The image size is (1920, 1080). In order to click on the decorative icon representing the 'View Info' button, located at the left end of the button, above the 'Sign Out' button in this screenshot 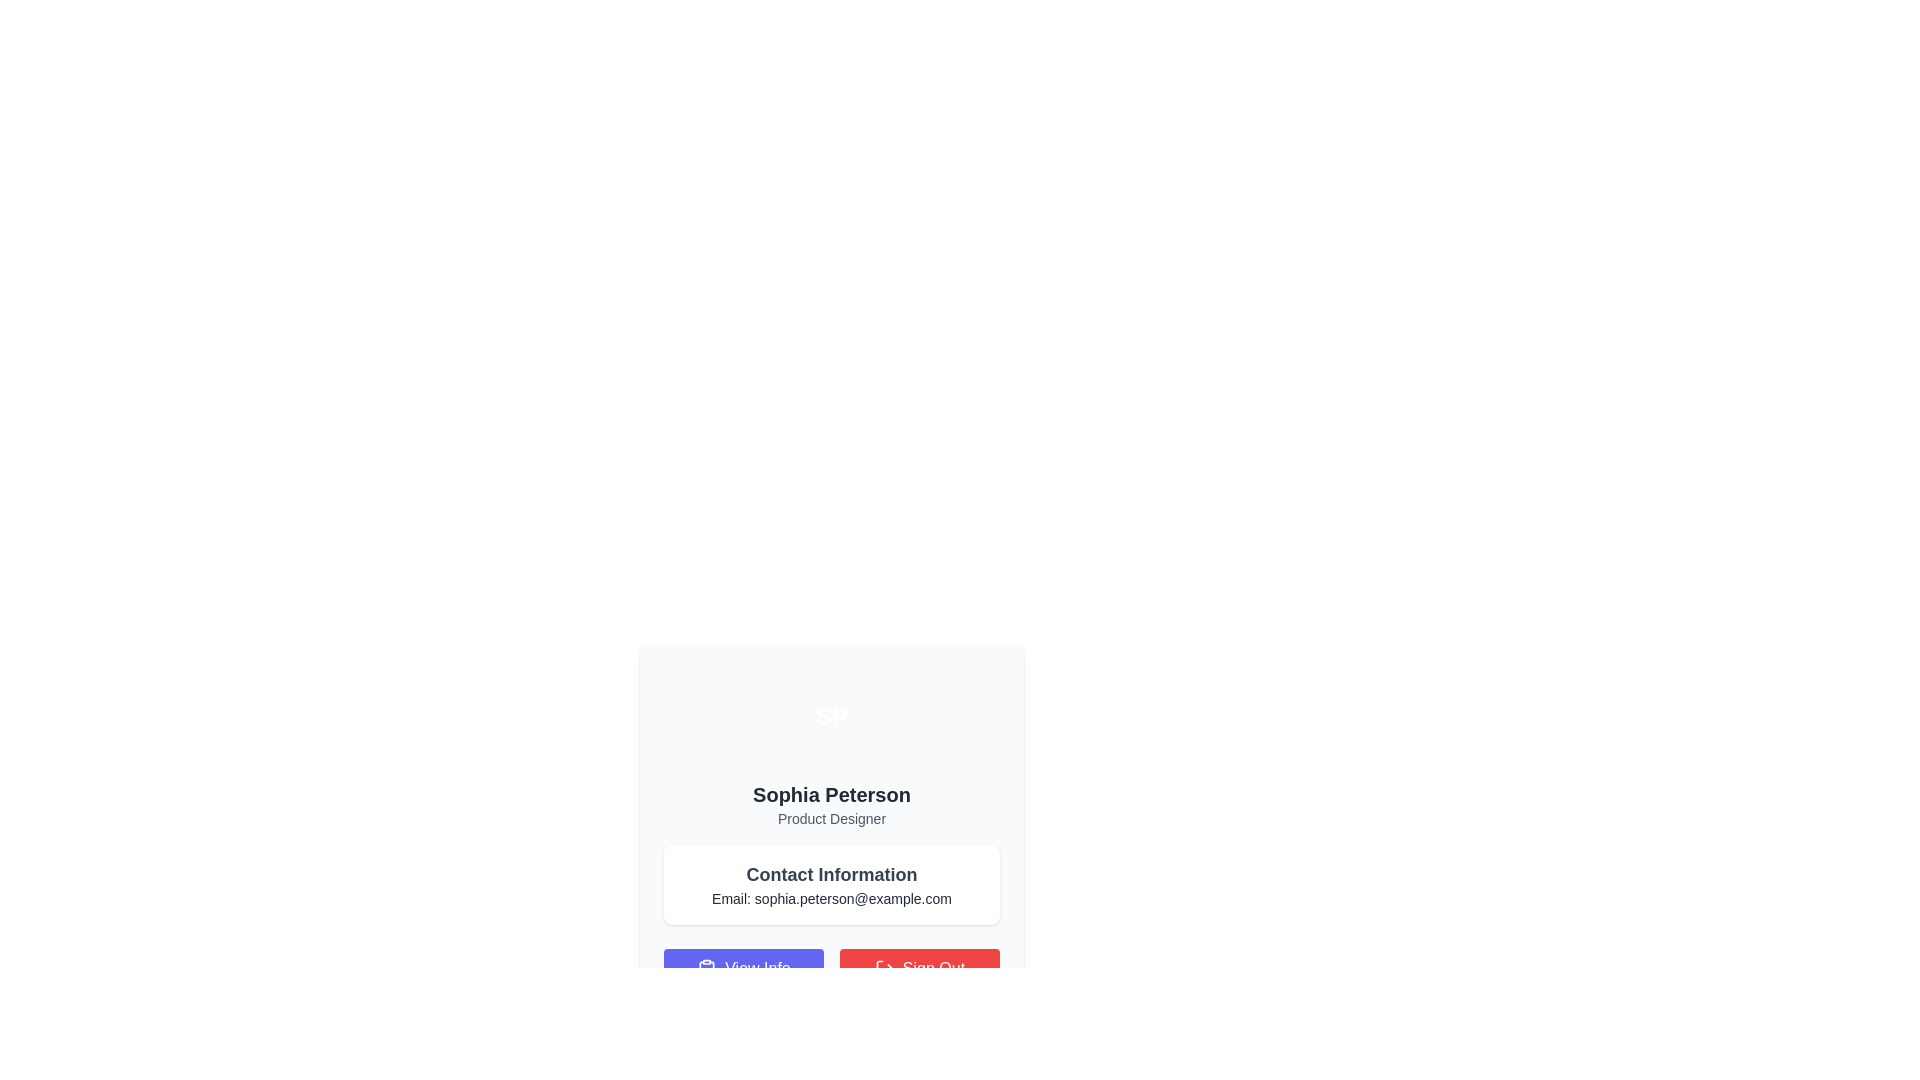, I will do `click(707, 967)`.